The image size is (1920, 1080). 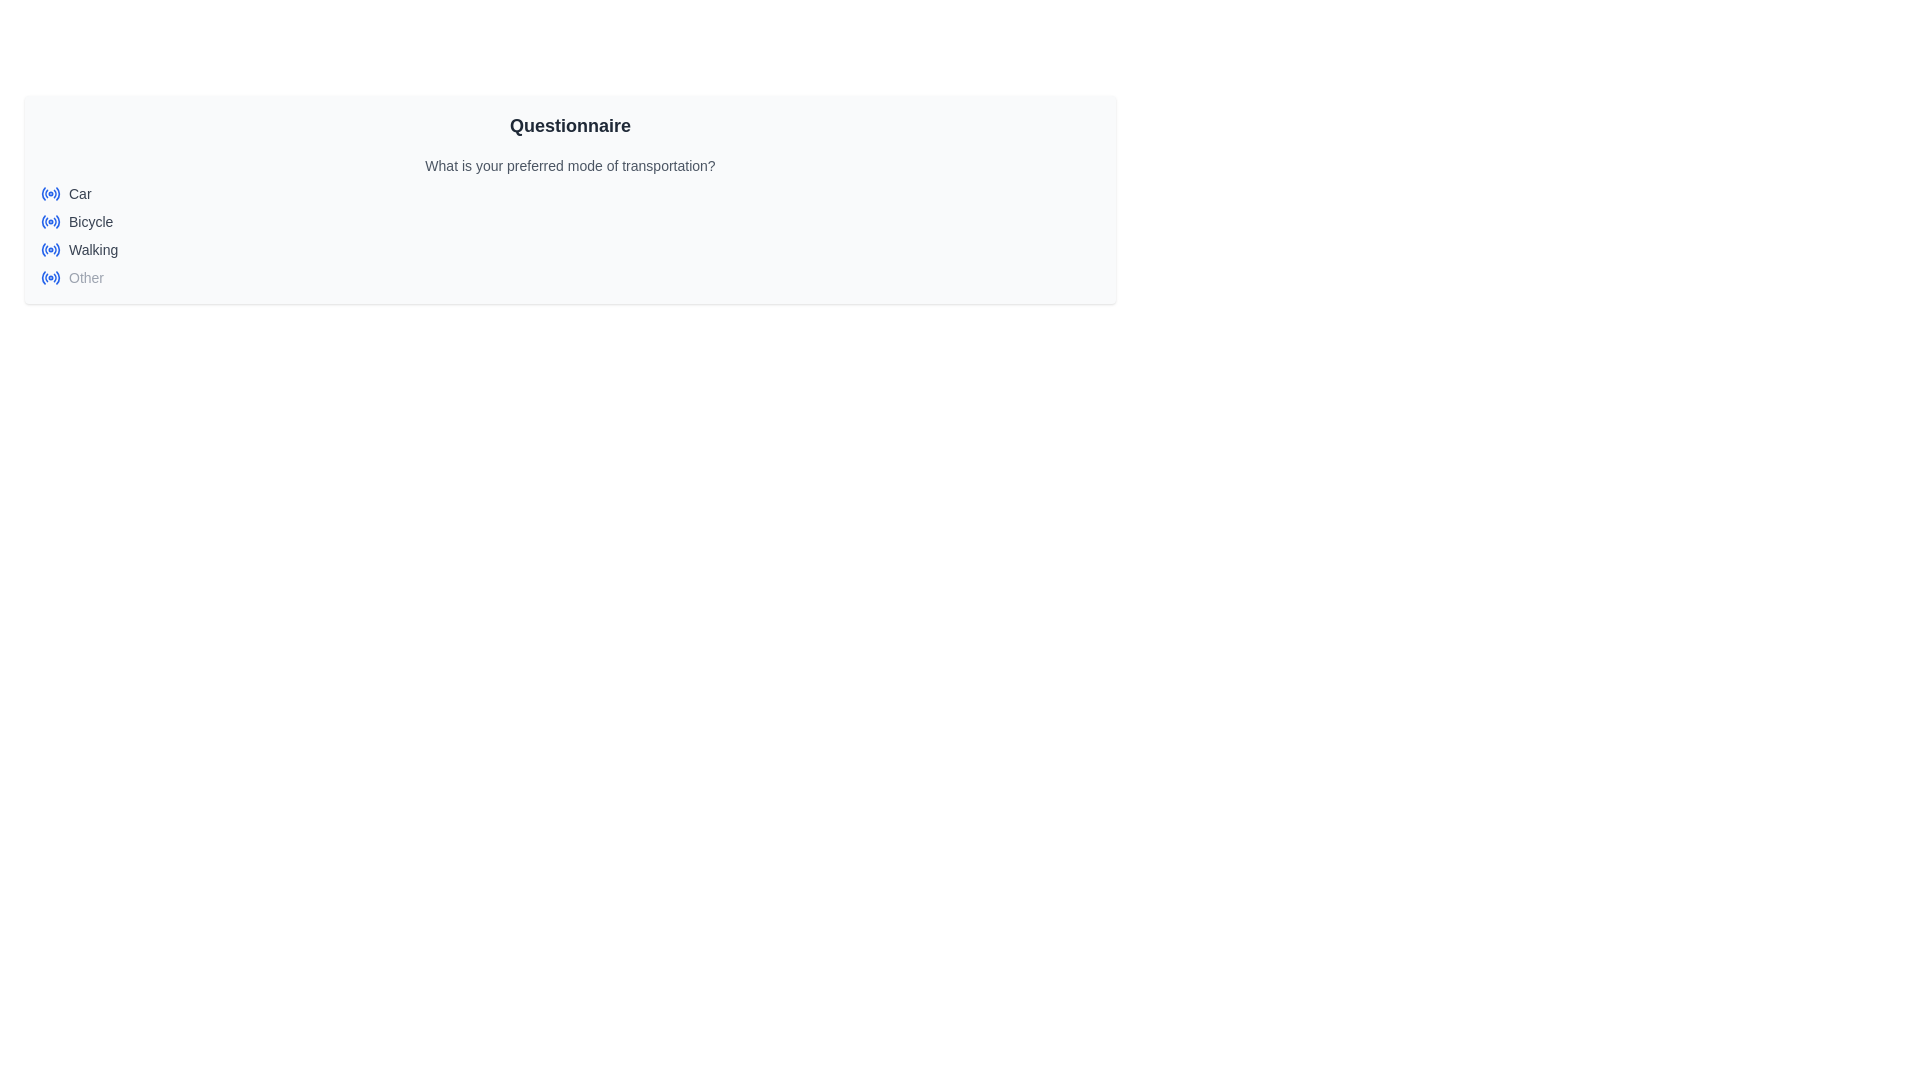 I want to click on static text label for the 'Walking' option in the multiple-choice question, which is the third option in the list, so click(x=92, y=249).